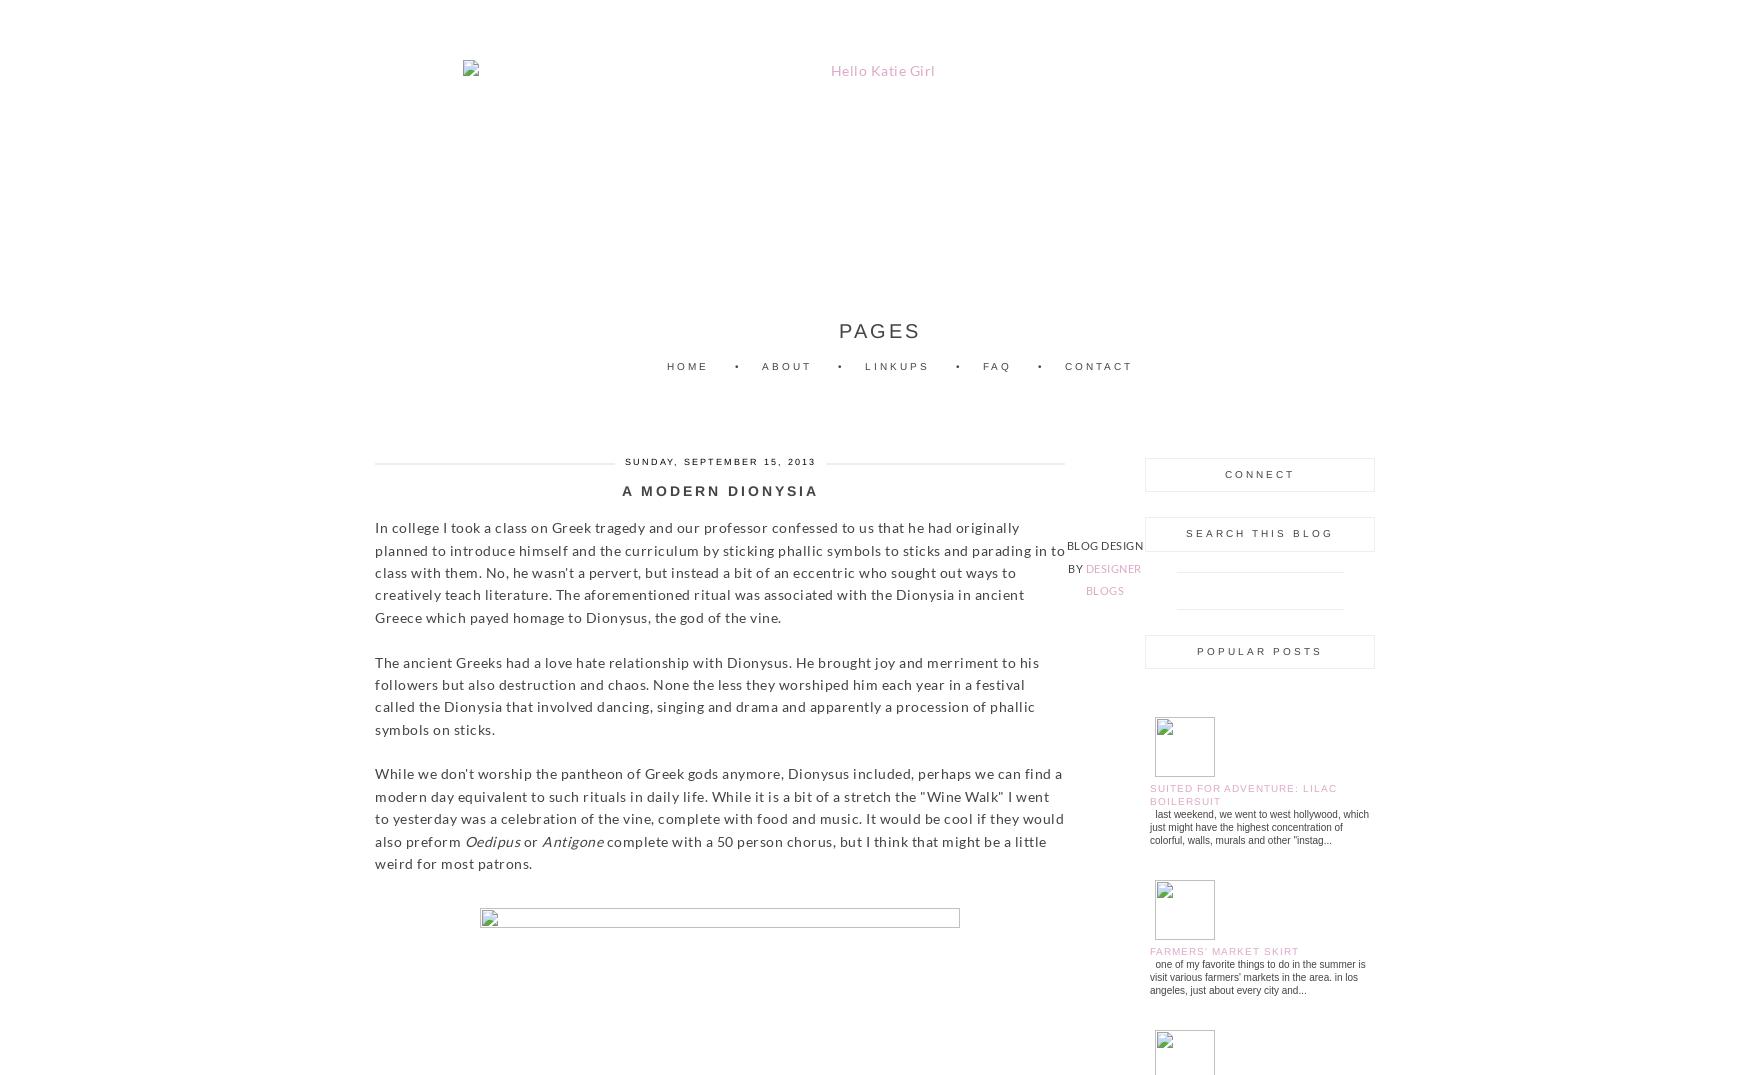 This screenshot has height=1075, width=1750. What do you see at coordinates (997, 366) in the screenshot?
I see `'FAQ'` at bounding box center [997, 366].